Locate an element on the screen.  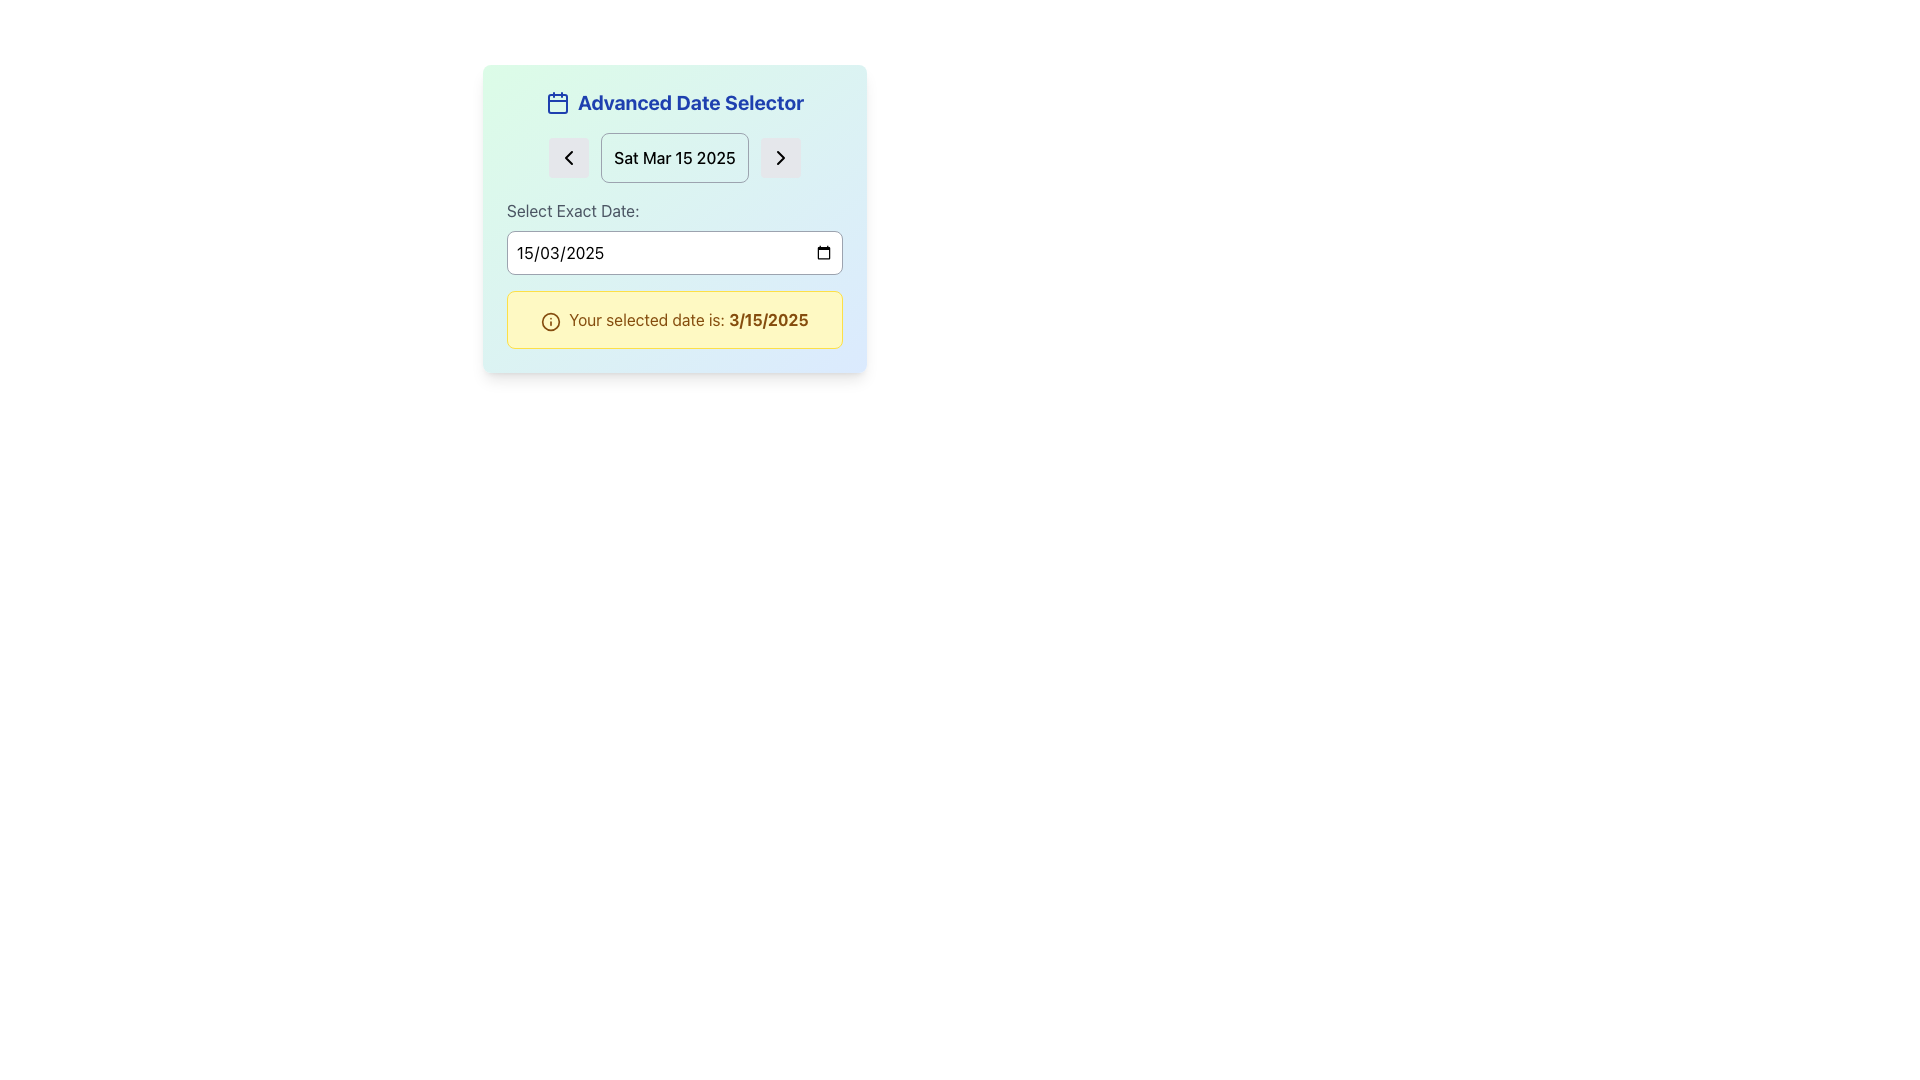
the button containing the right-pointing arrow icon adjacent to the date display labeled 'Sat Mar 15 2025' is located at coordinates (779, 157).